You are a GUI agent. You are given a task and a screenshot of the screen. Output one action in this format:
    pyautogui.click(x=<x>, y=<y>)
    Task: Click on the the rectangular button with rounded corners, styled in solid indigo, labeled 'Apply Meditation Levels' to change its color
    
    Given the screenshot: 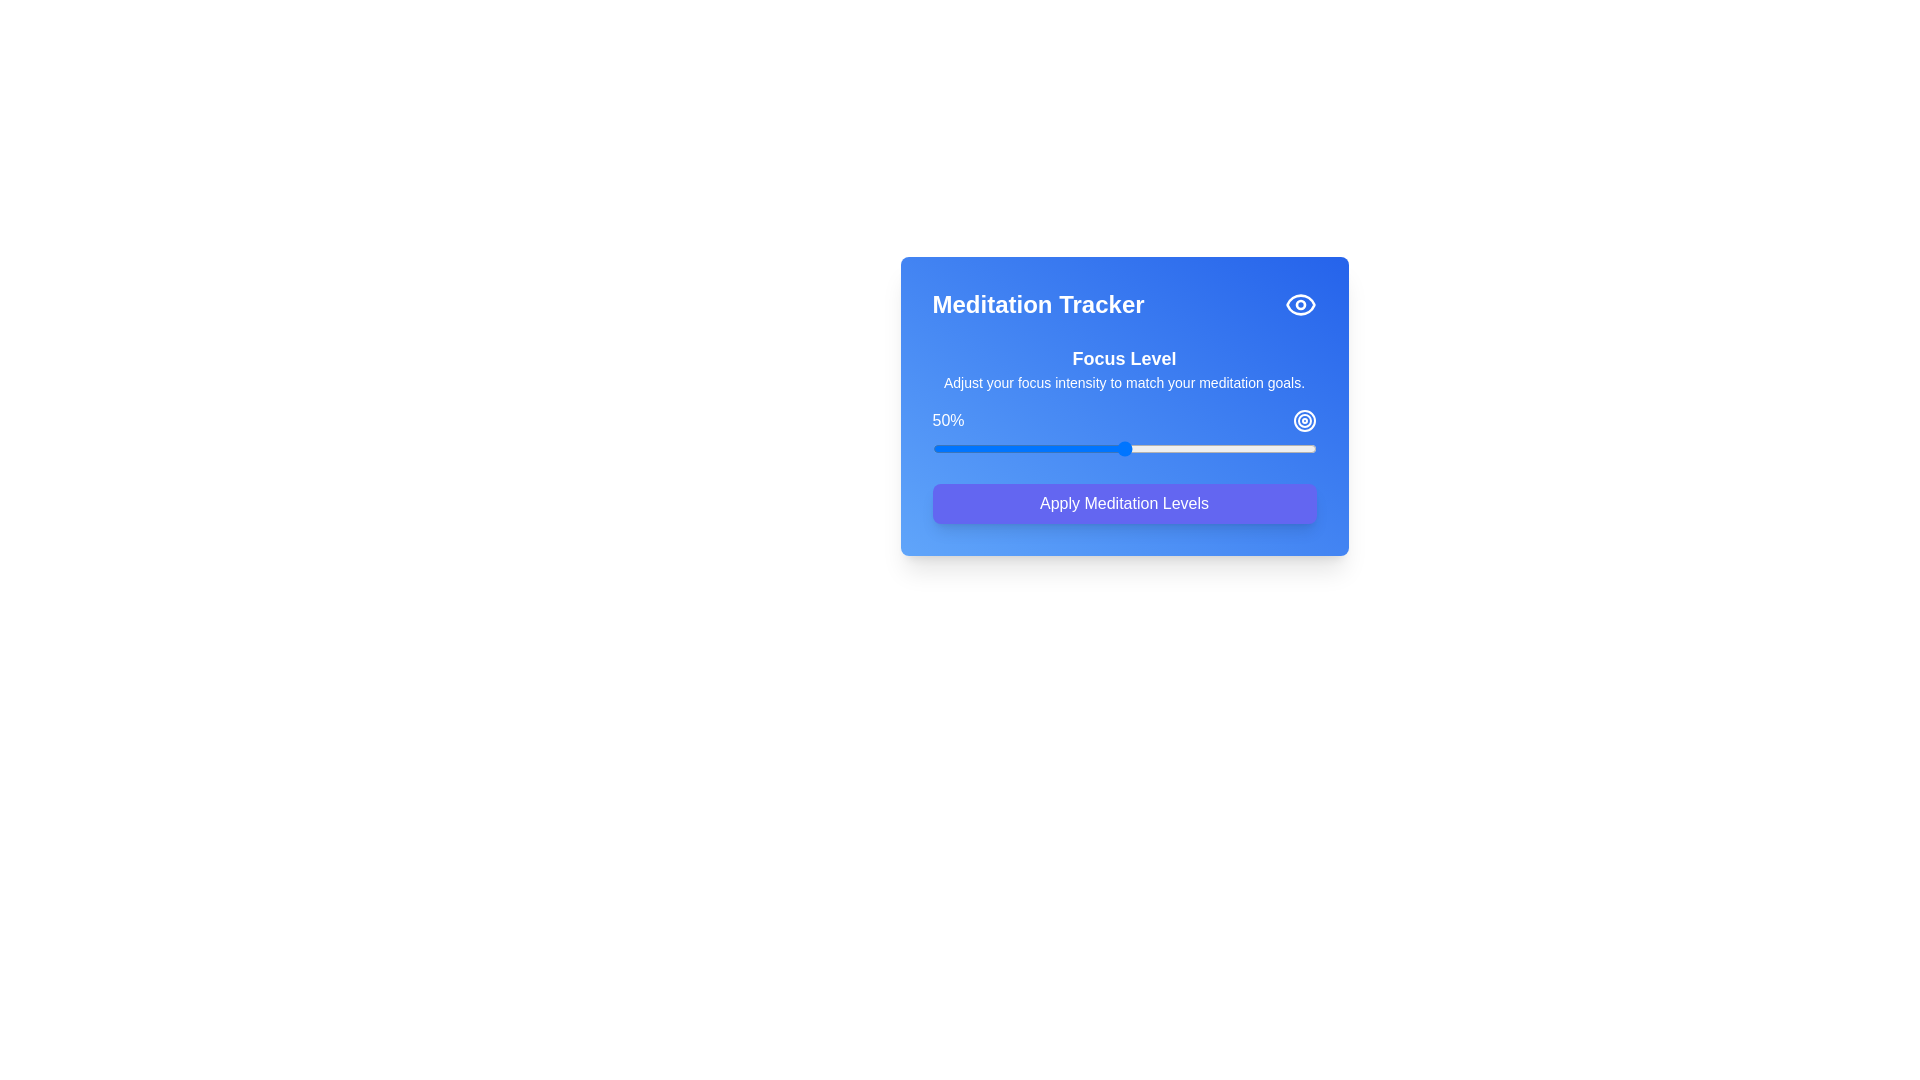 What is the action you would take?
    pyautogui.click(x=1124, y=503)
    